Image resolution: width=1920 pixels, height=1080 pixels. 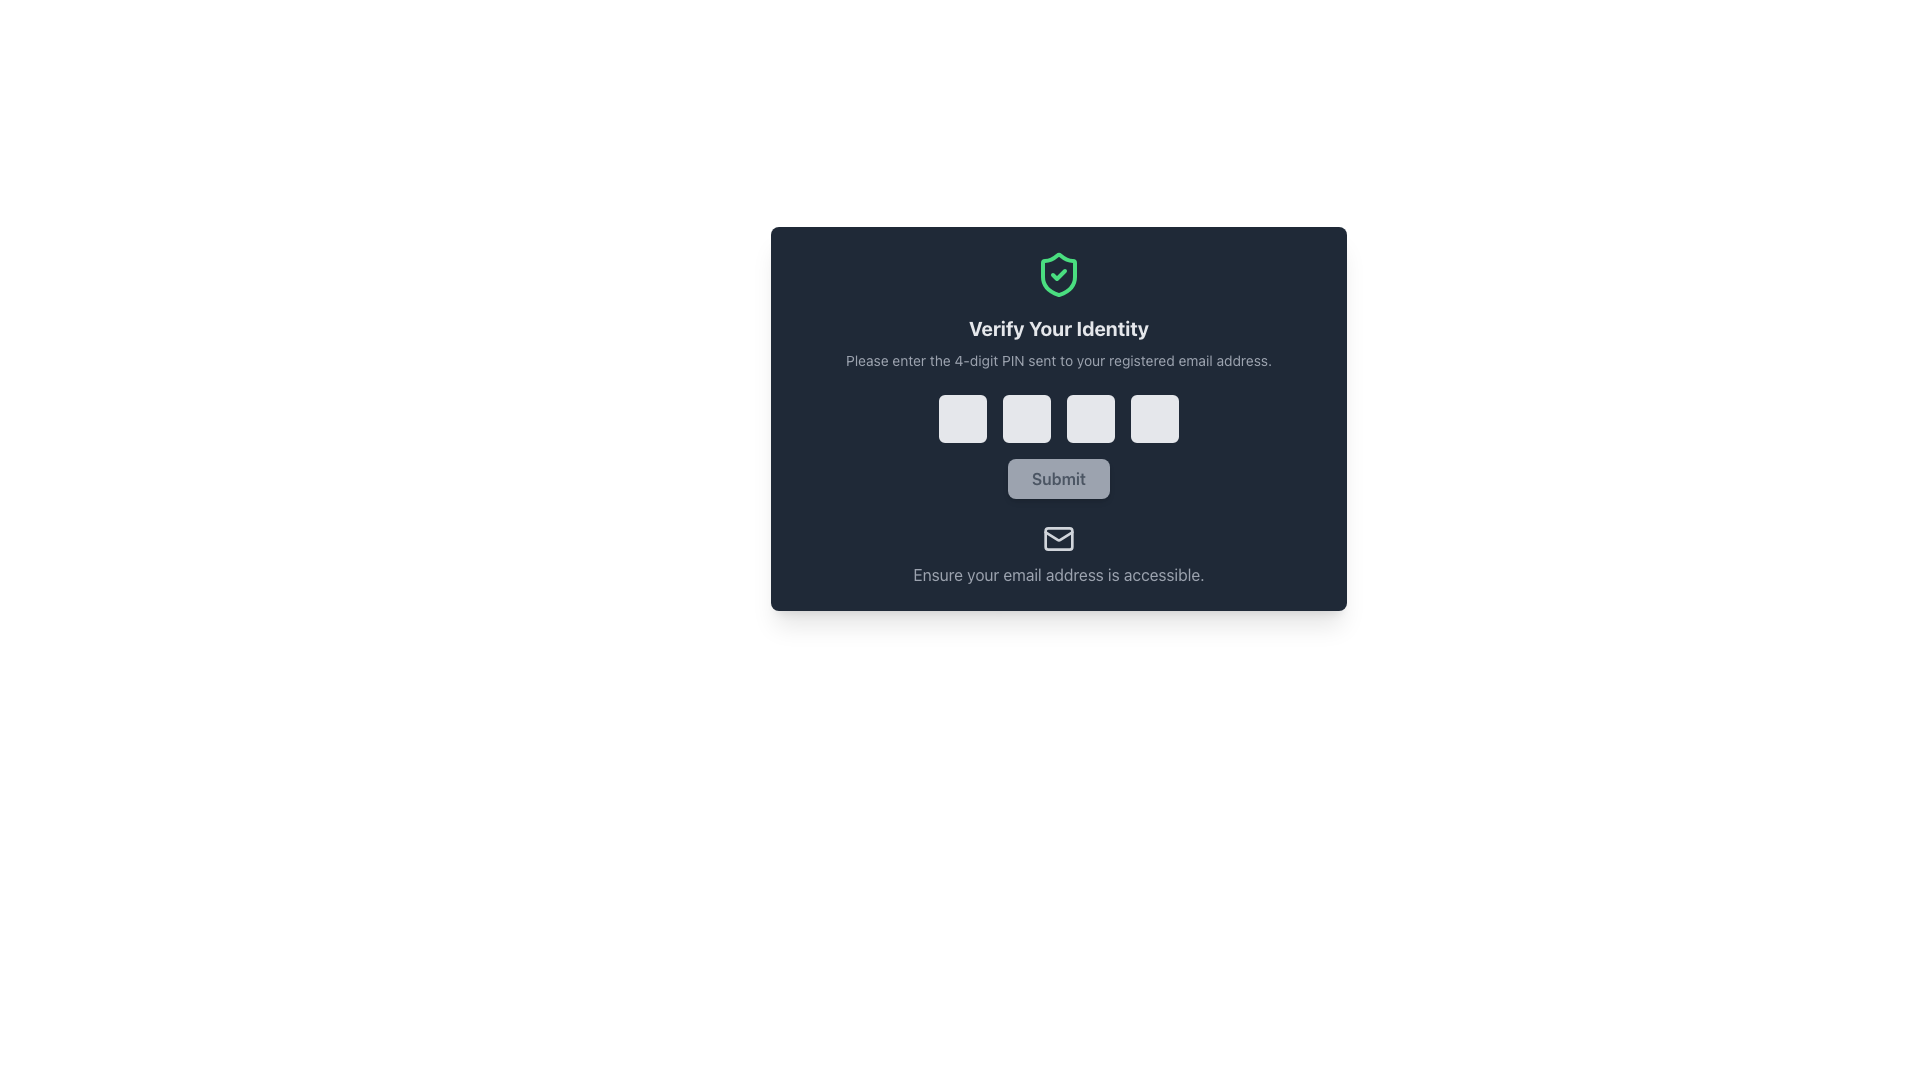 What do you see at coordinates (1058, 538) in the screenshot?
I see `the graphical icon component that symbolizes email communication, located at the center of the envelope illustration within the card layout` at bounding box center [1058, 538].